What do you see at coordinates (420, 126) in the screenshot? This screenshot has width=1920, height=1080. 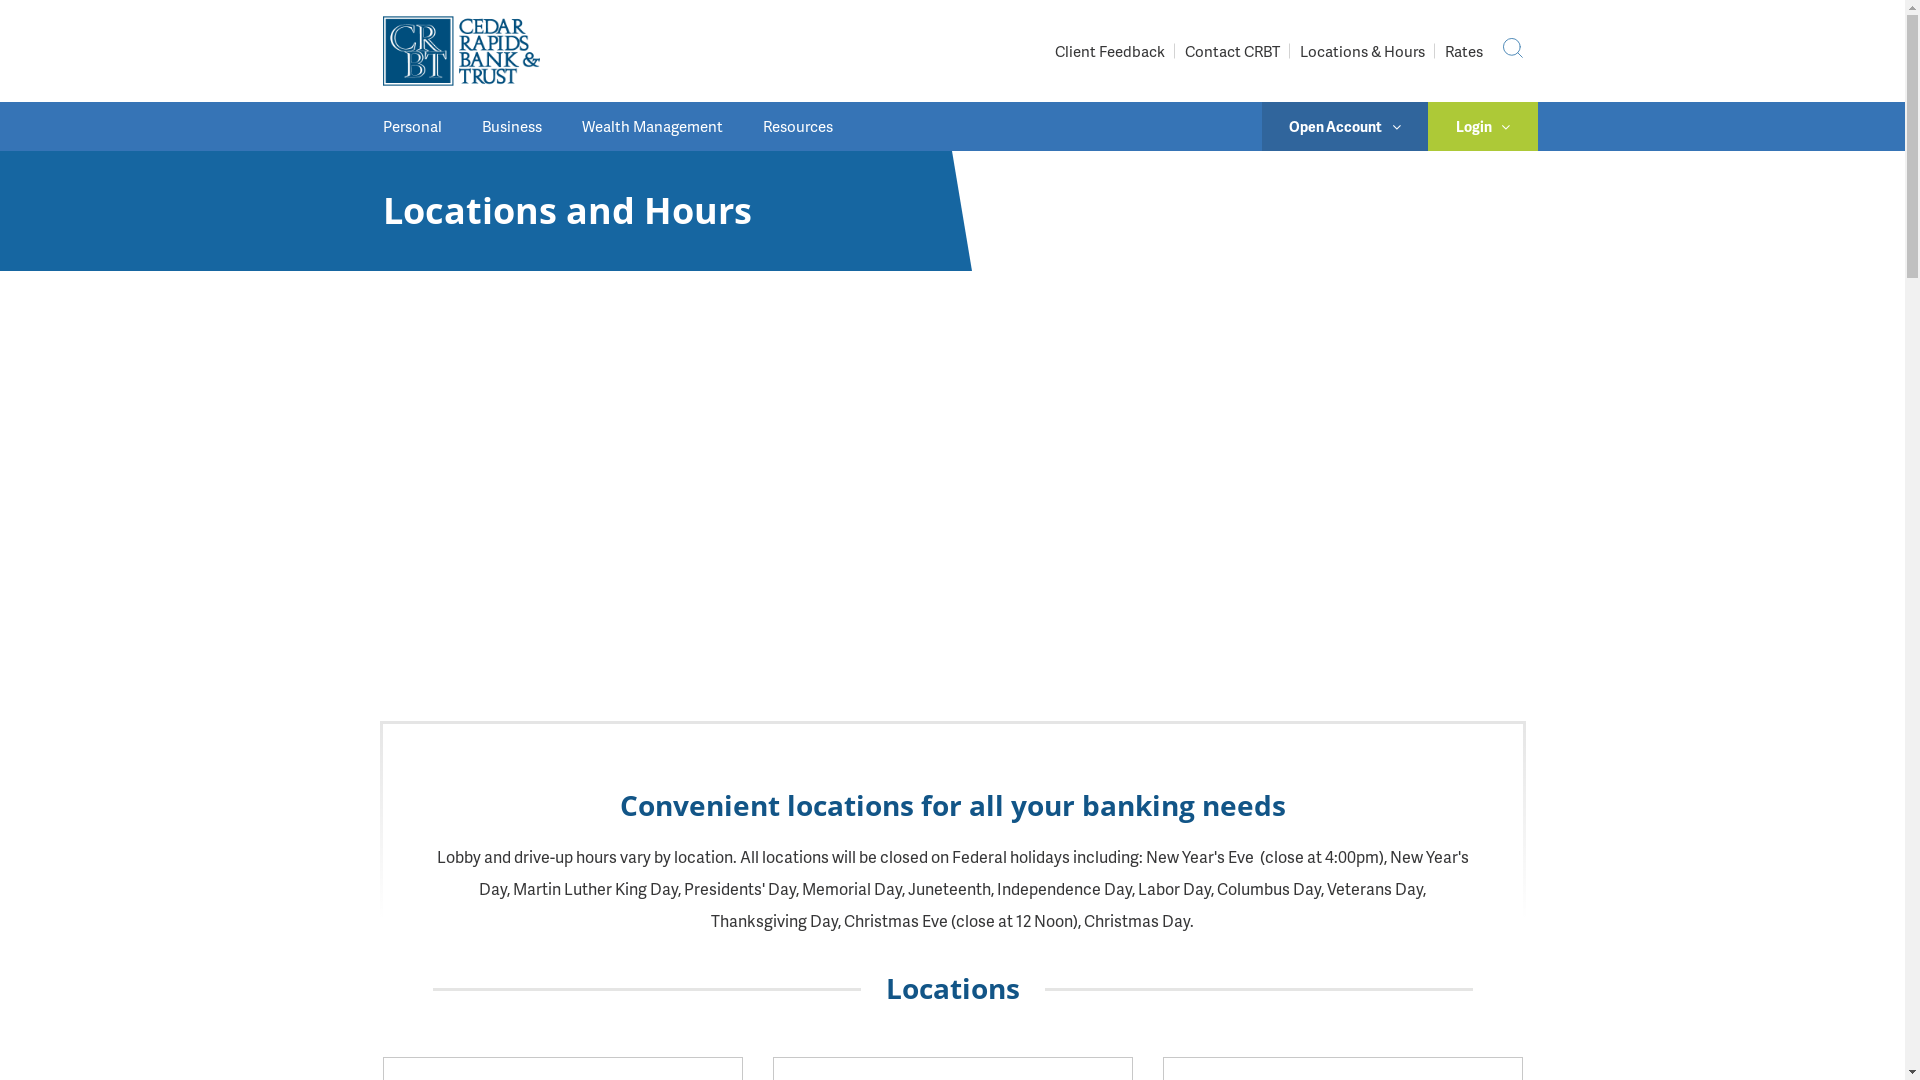 I see `'Personal'` at bounding box center [420, 126].